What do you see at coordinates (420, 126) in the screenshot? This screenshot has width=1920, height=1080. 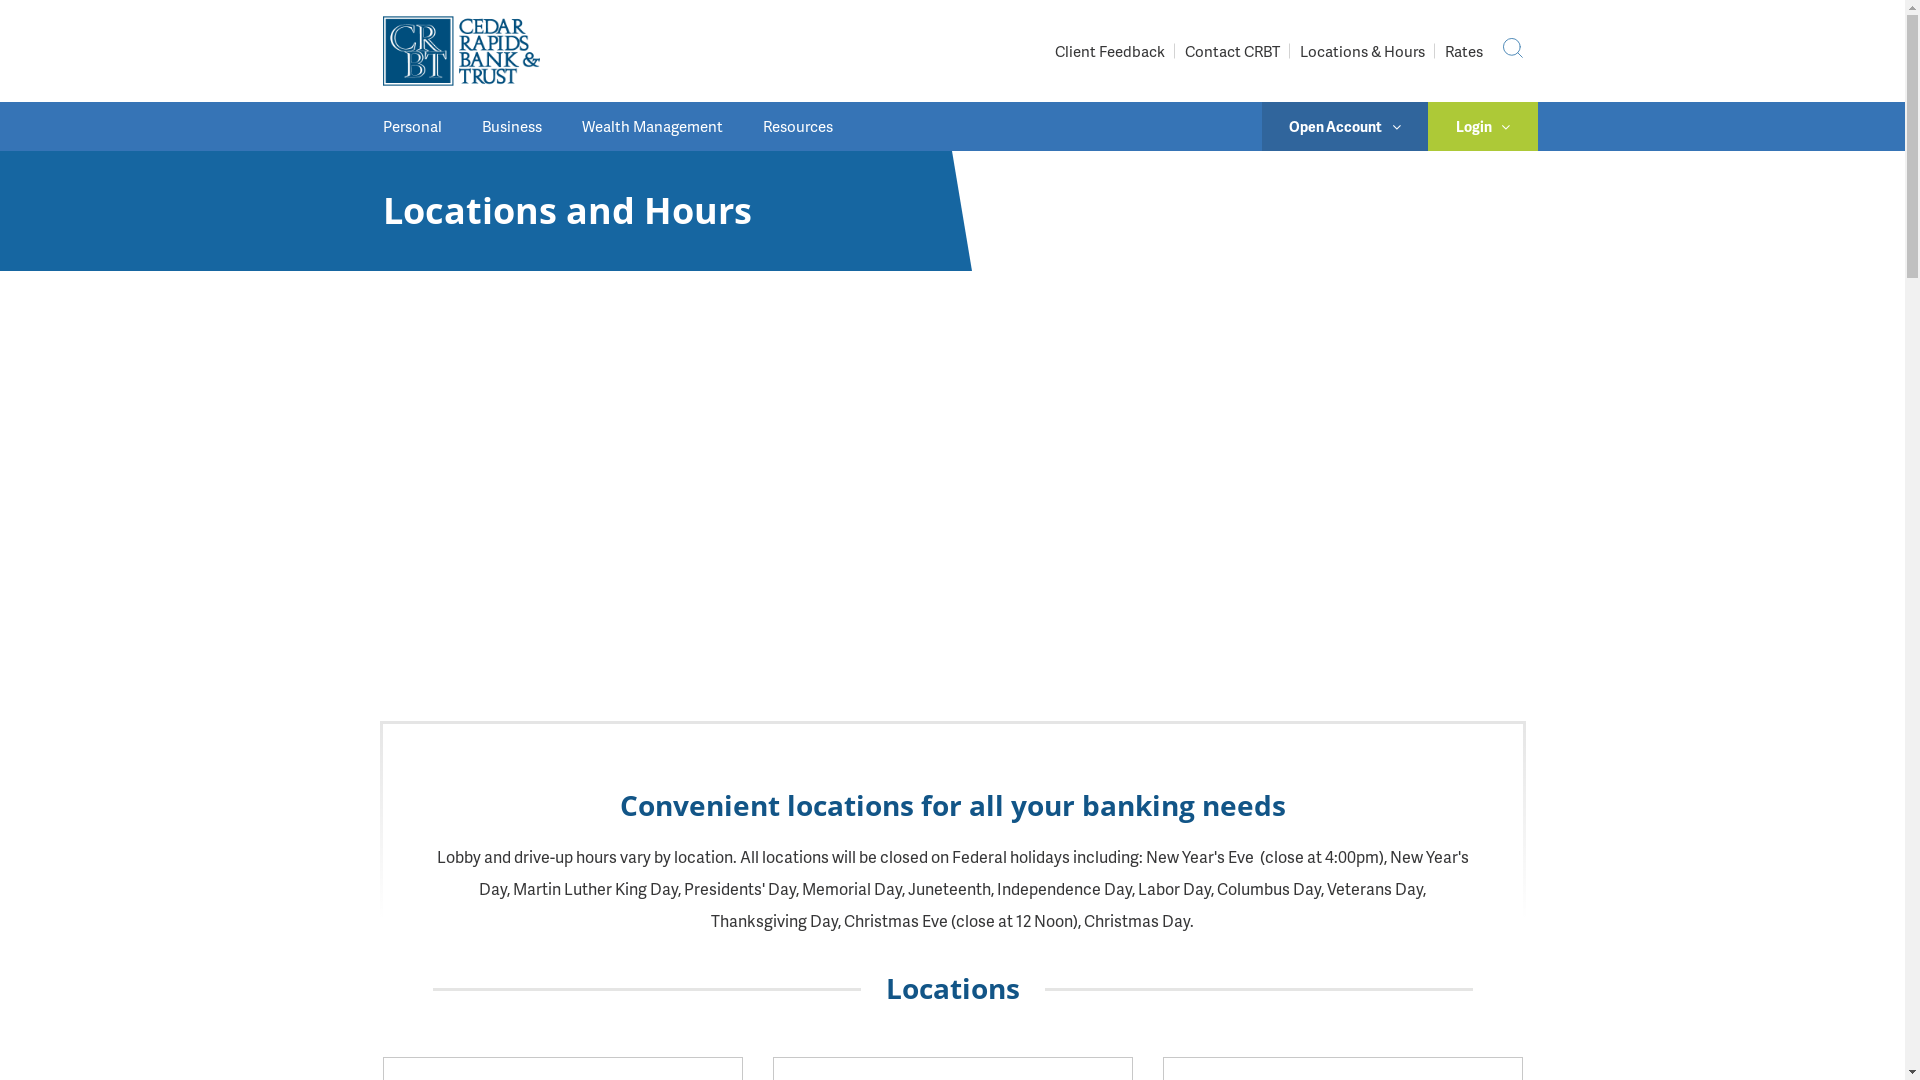 I see `'Personal'` at bounding box center [420, 126].